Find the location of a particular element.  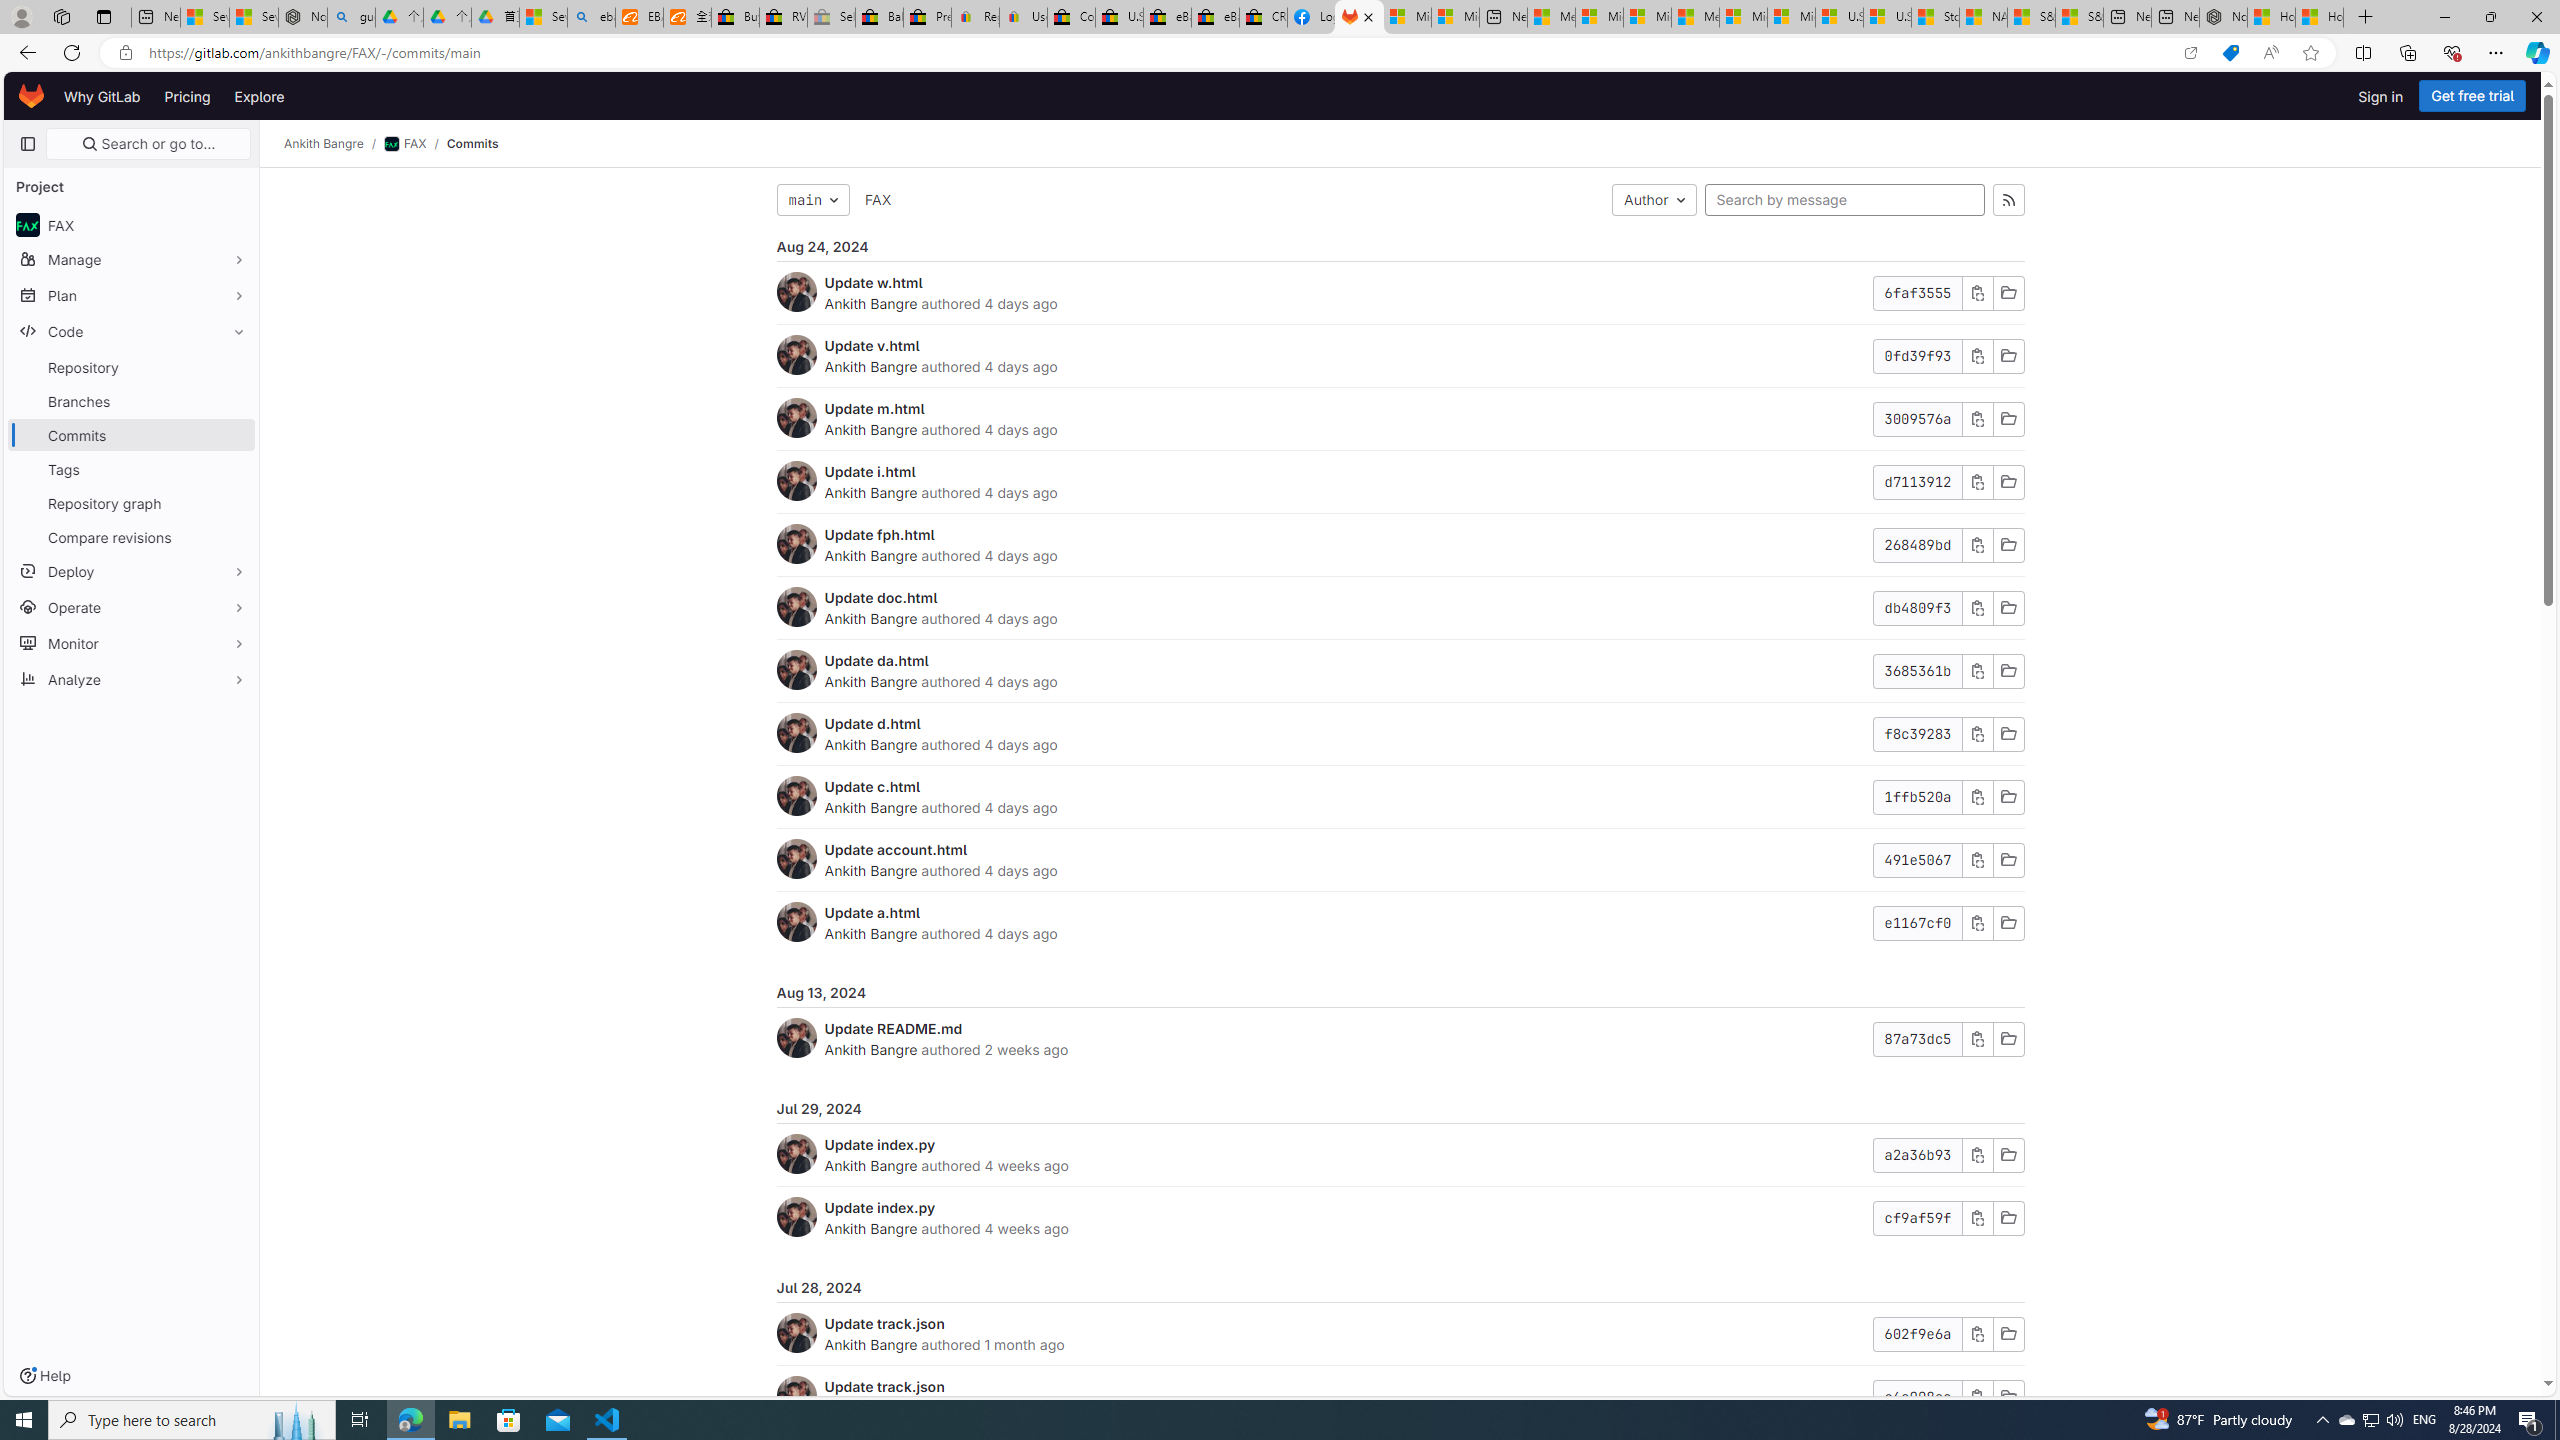

'Update doc.html' is located at coordinates (880, 597).